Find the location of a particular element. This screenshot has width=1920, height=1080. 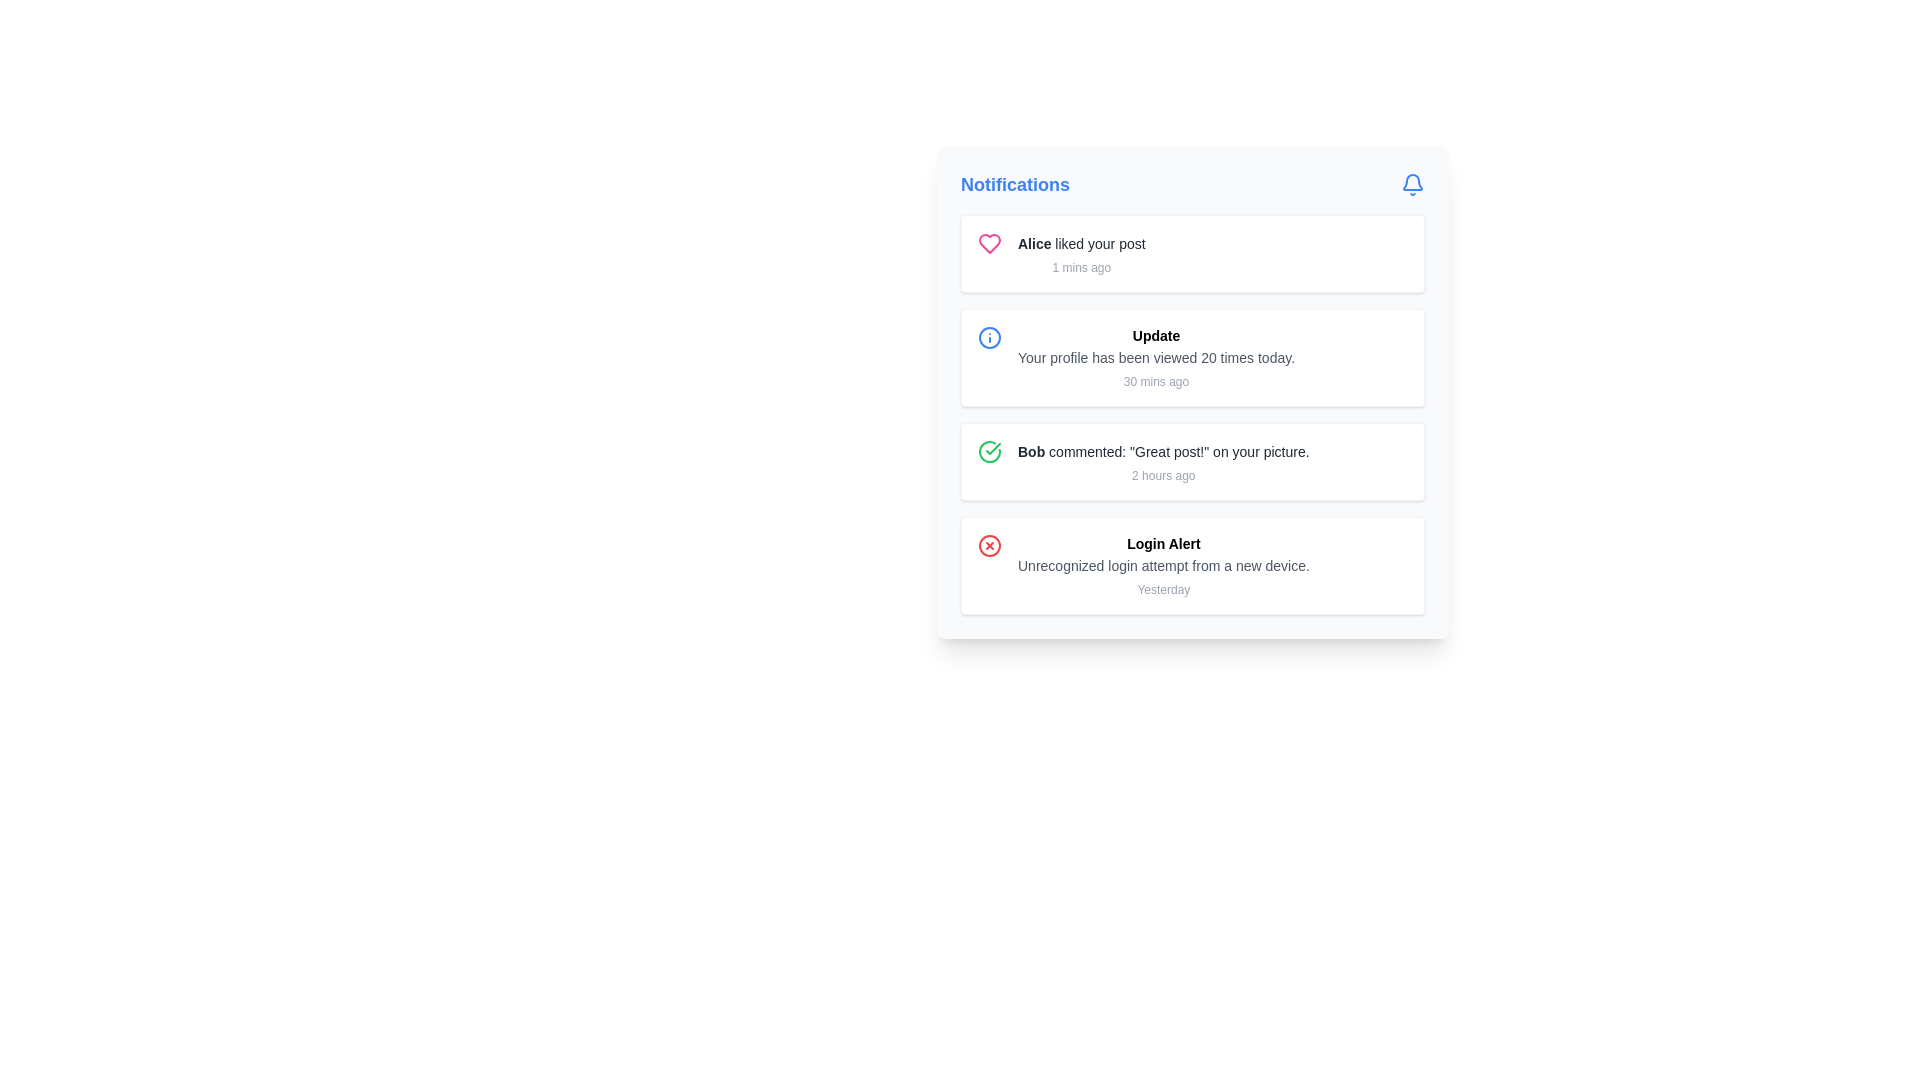

the Label element displaying the text '30 mins ago', which is located in the second notification card under the 'Update' section is located at coordinates (1156, 381).